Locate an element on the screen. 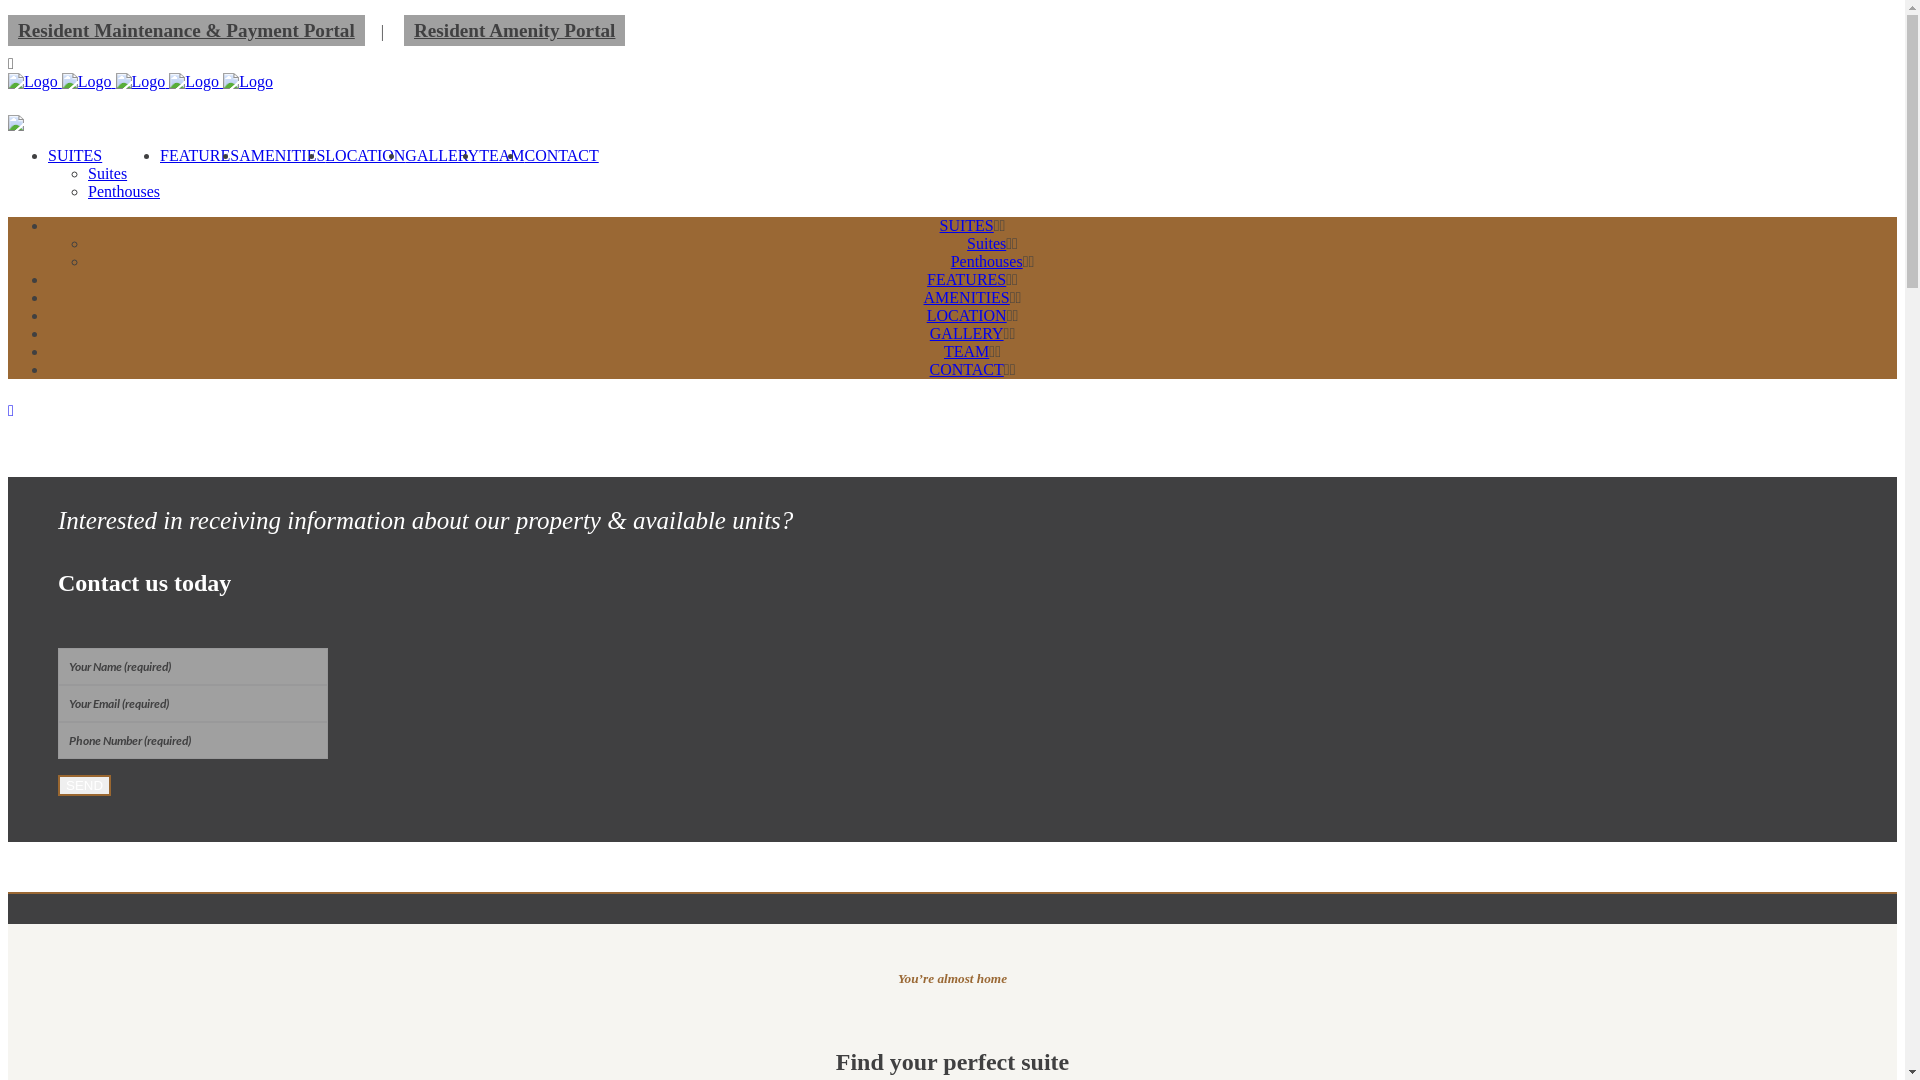  'CONTACT' is located at coordinates (966, 369).